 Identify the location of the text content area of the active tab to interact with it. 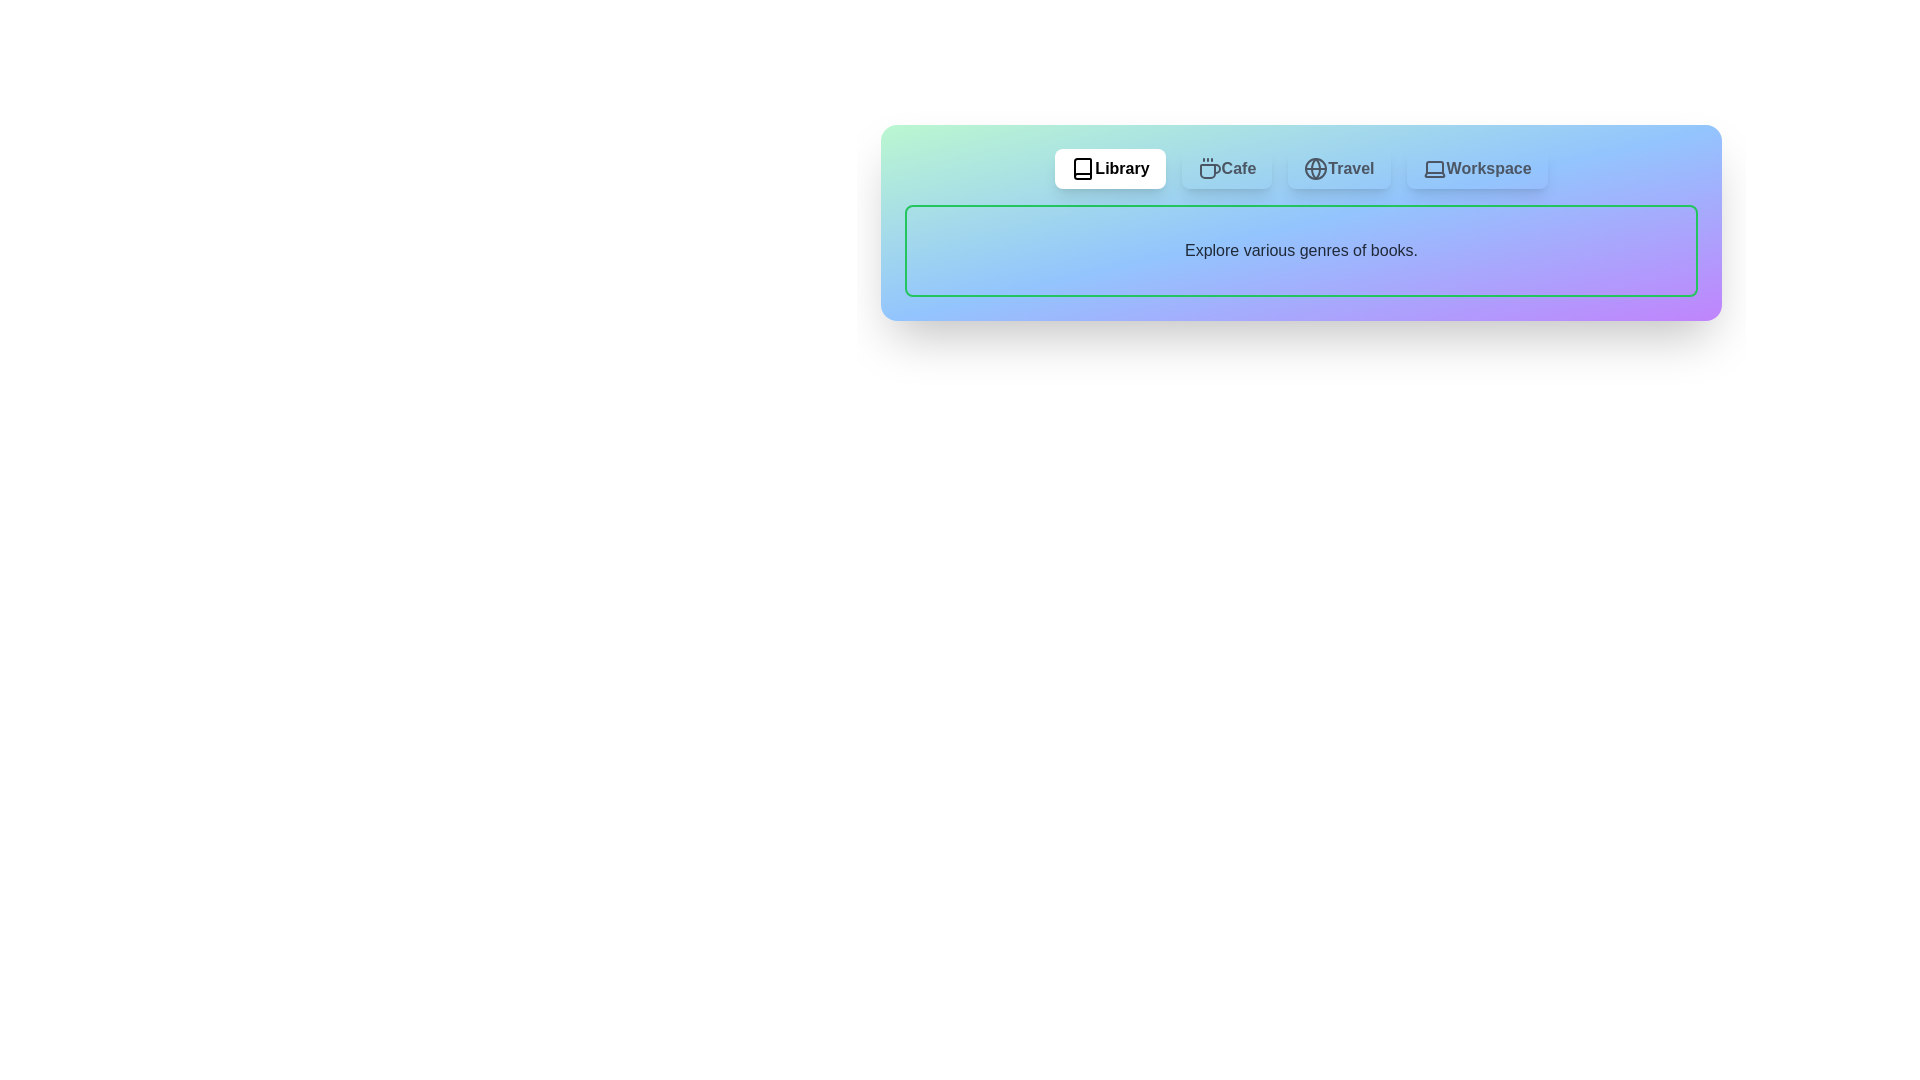
(1301, 249).